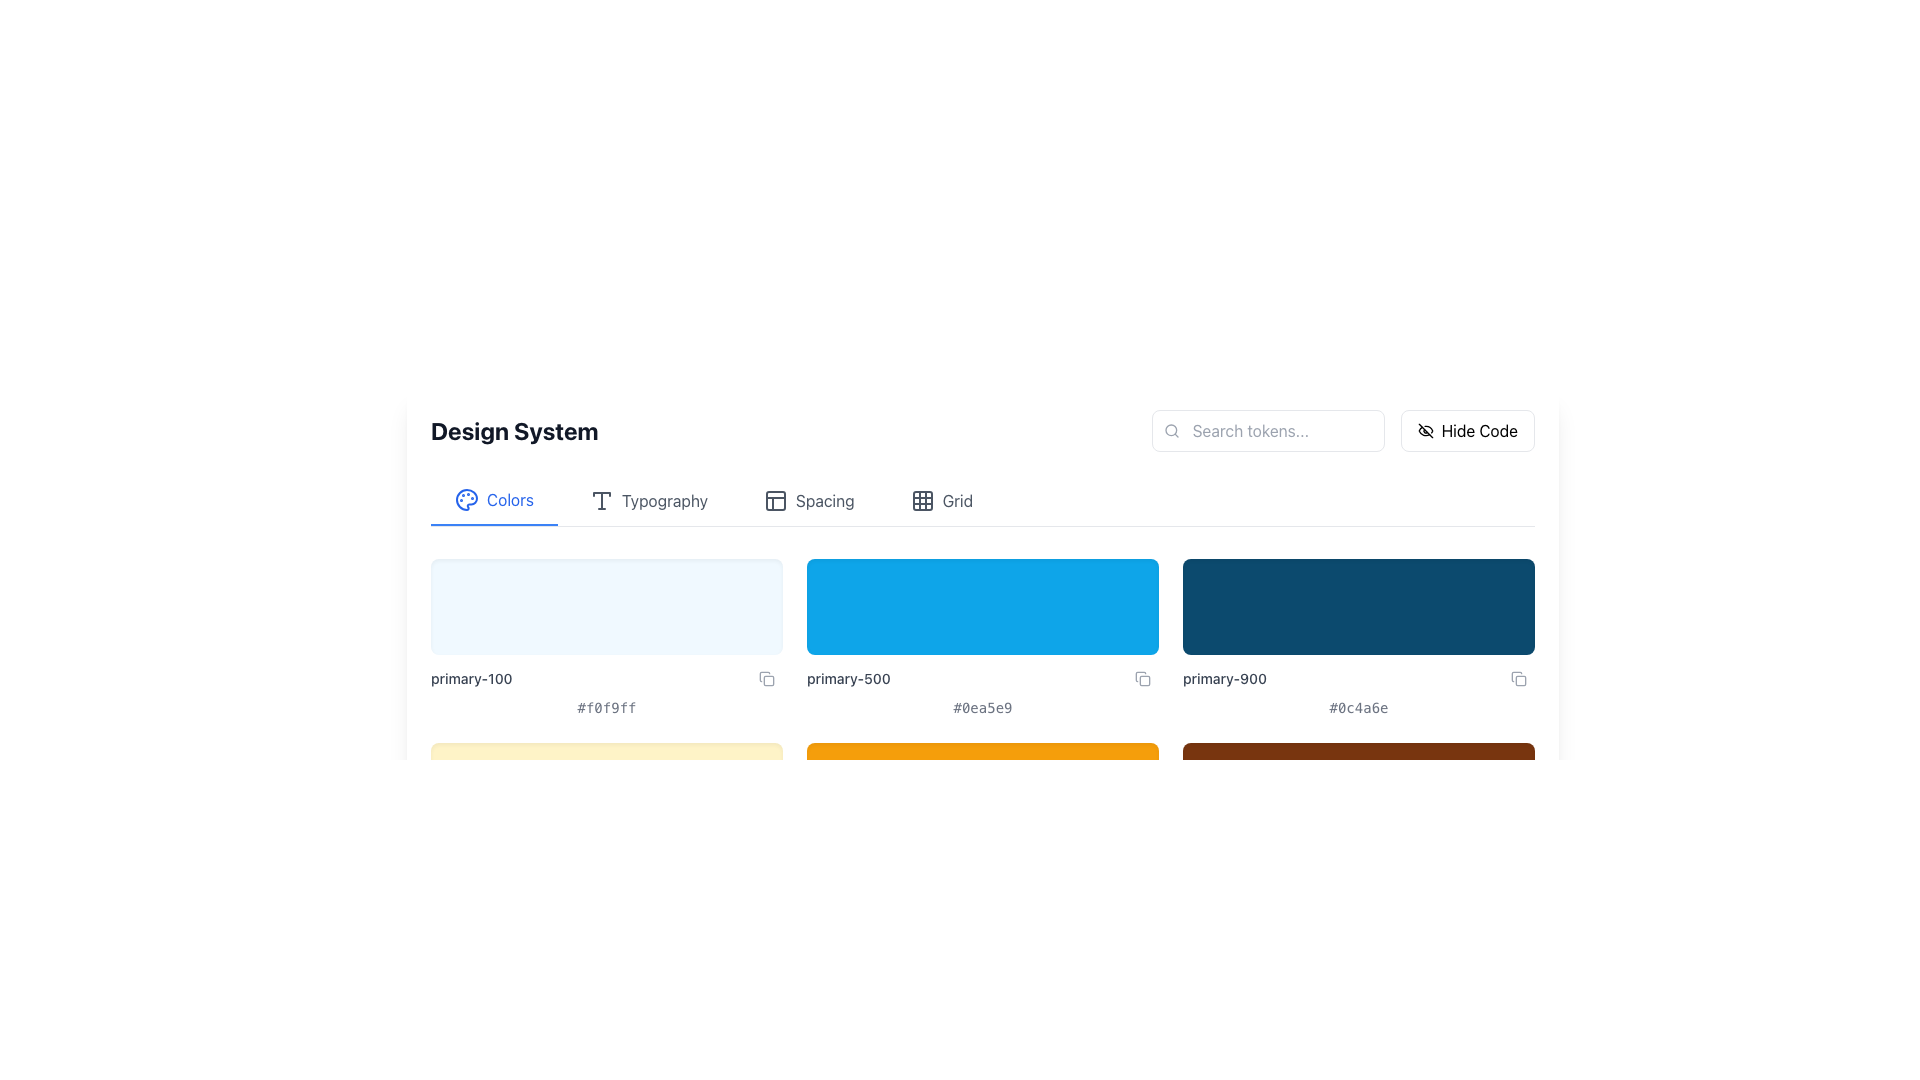 Image resolution: width=1920 pixels, height=1080 pixels. Describe the element at coordinates (1145, 680) in the screenshot. I see `the Icon component which is a small rectangle with rounded corners located in the third row of color boxes on the right-hand side of the application interface` at that location.